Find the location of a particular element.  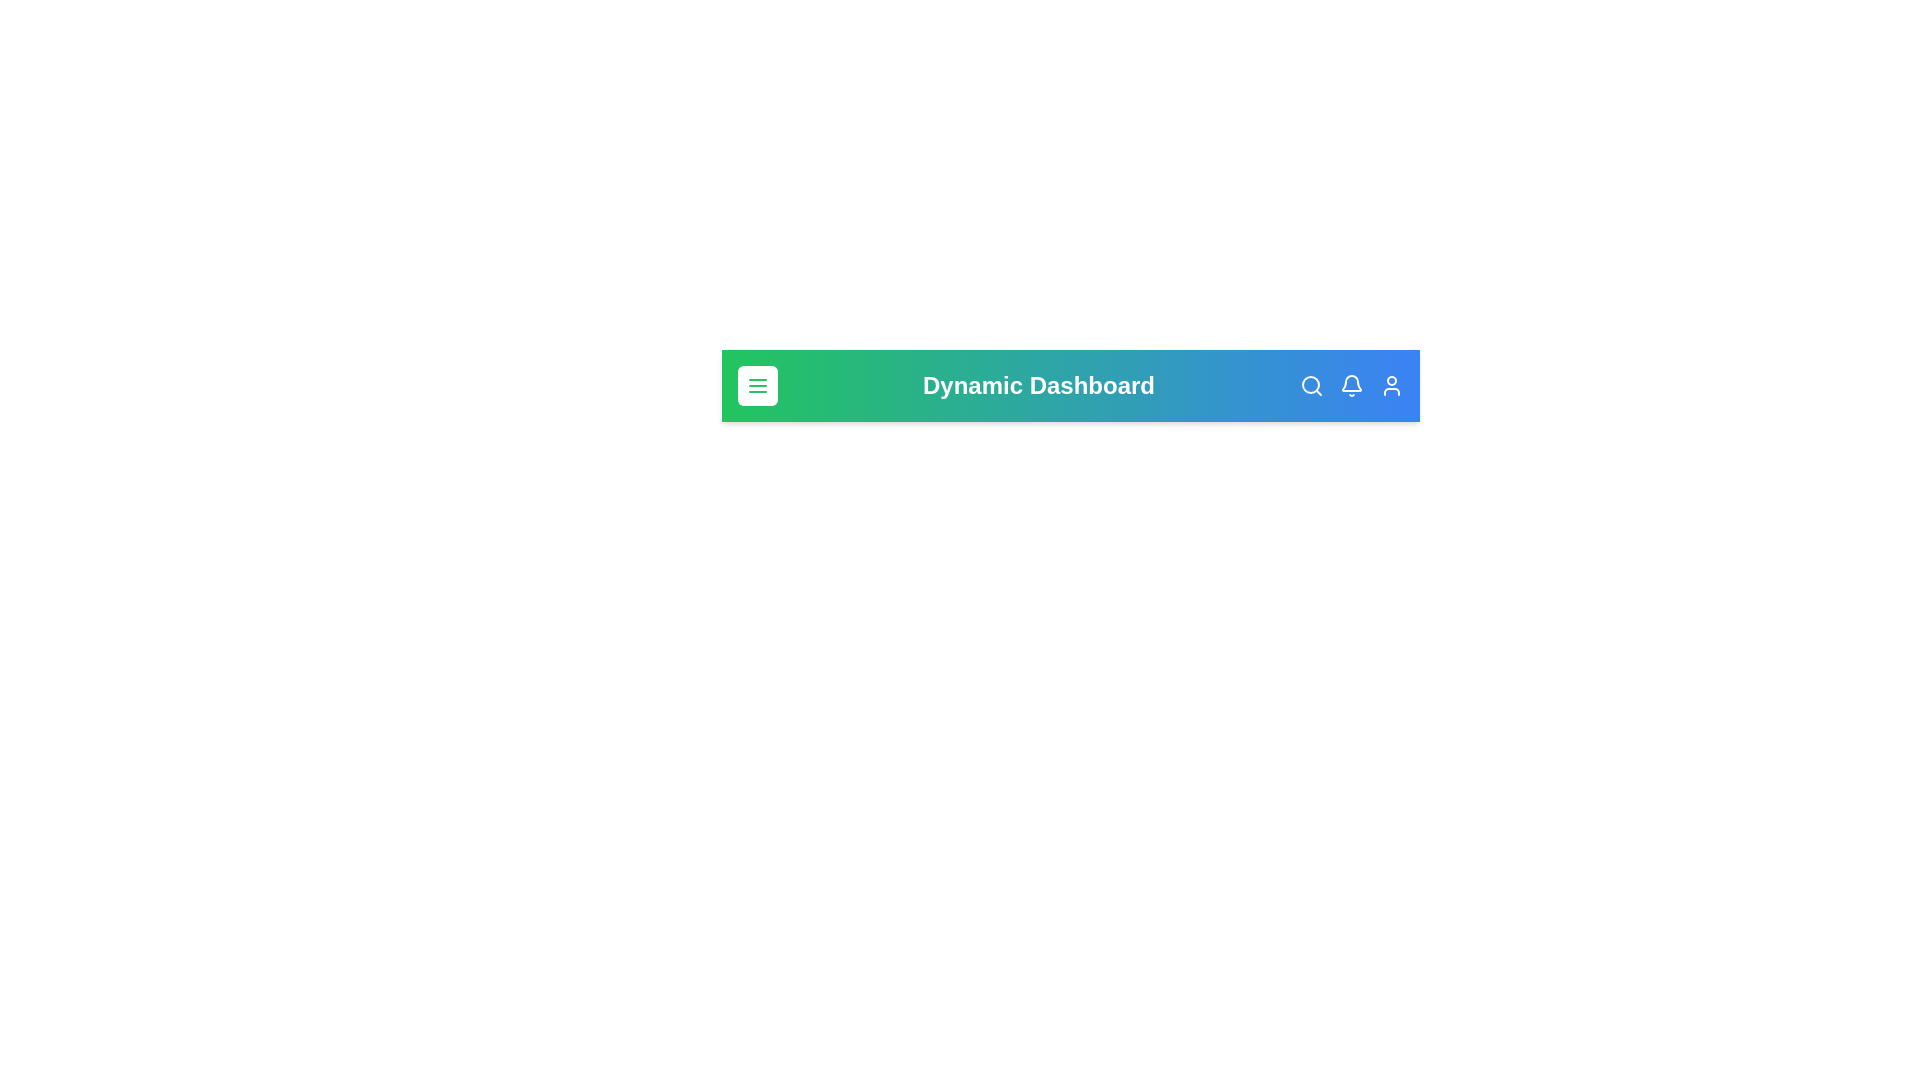

the notification bell icon to view notifications is located at coordinates (1352, 385).